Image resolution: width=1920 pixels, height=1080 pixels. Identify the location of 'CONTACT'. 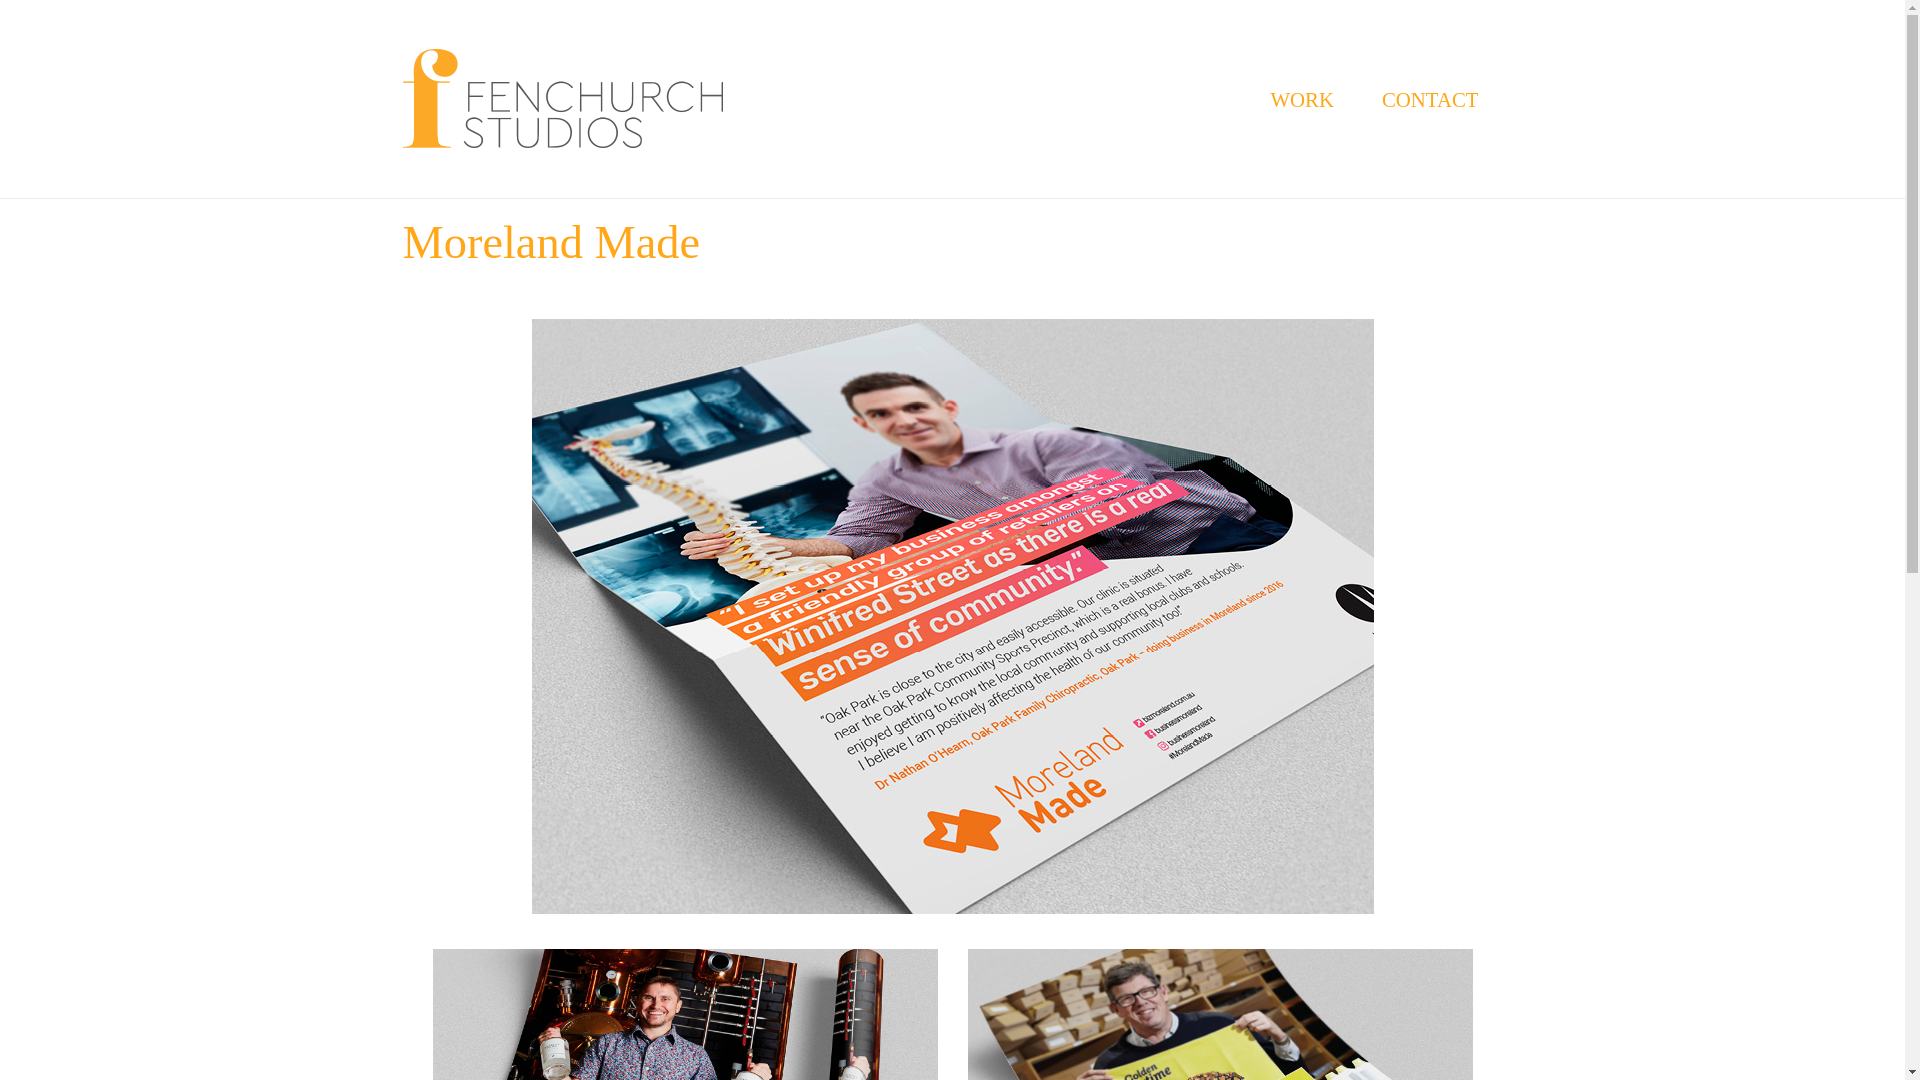
(1429, 99).